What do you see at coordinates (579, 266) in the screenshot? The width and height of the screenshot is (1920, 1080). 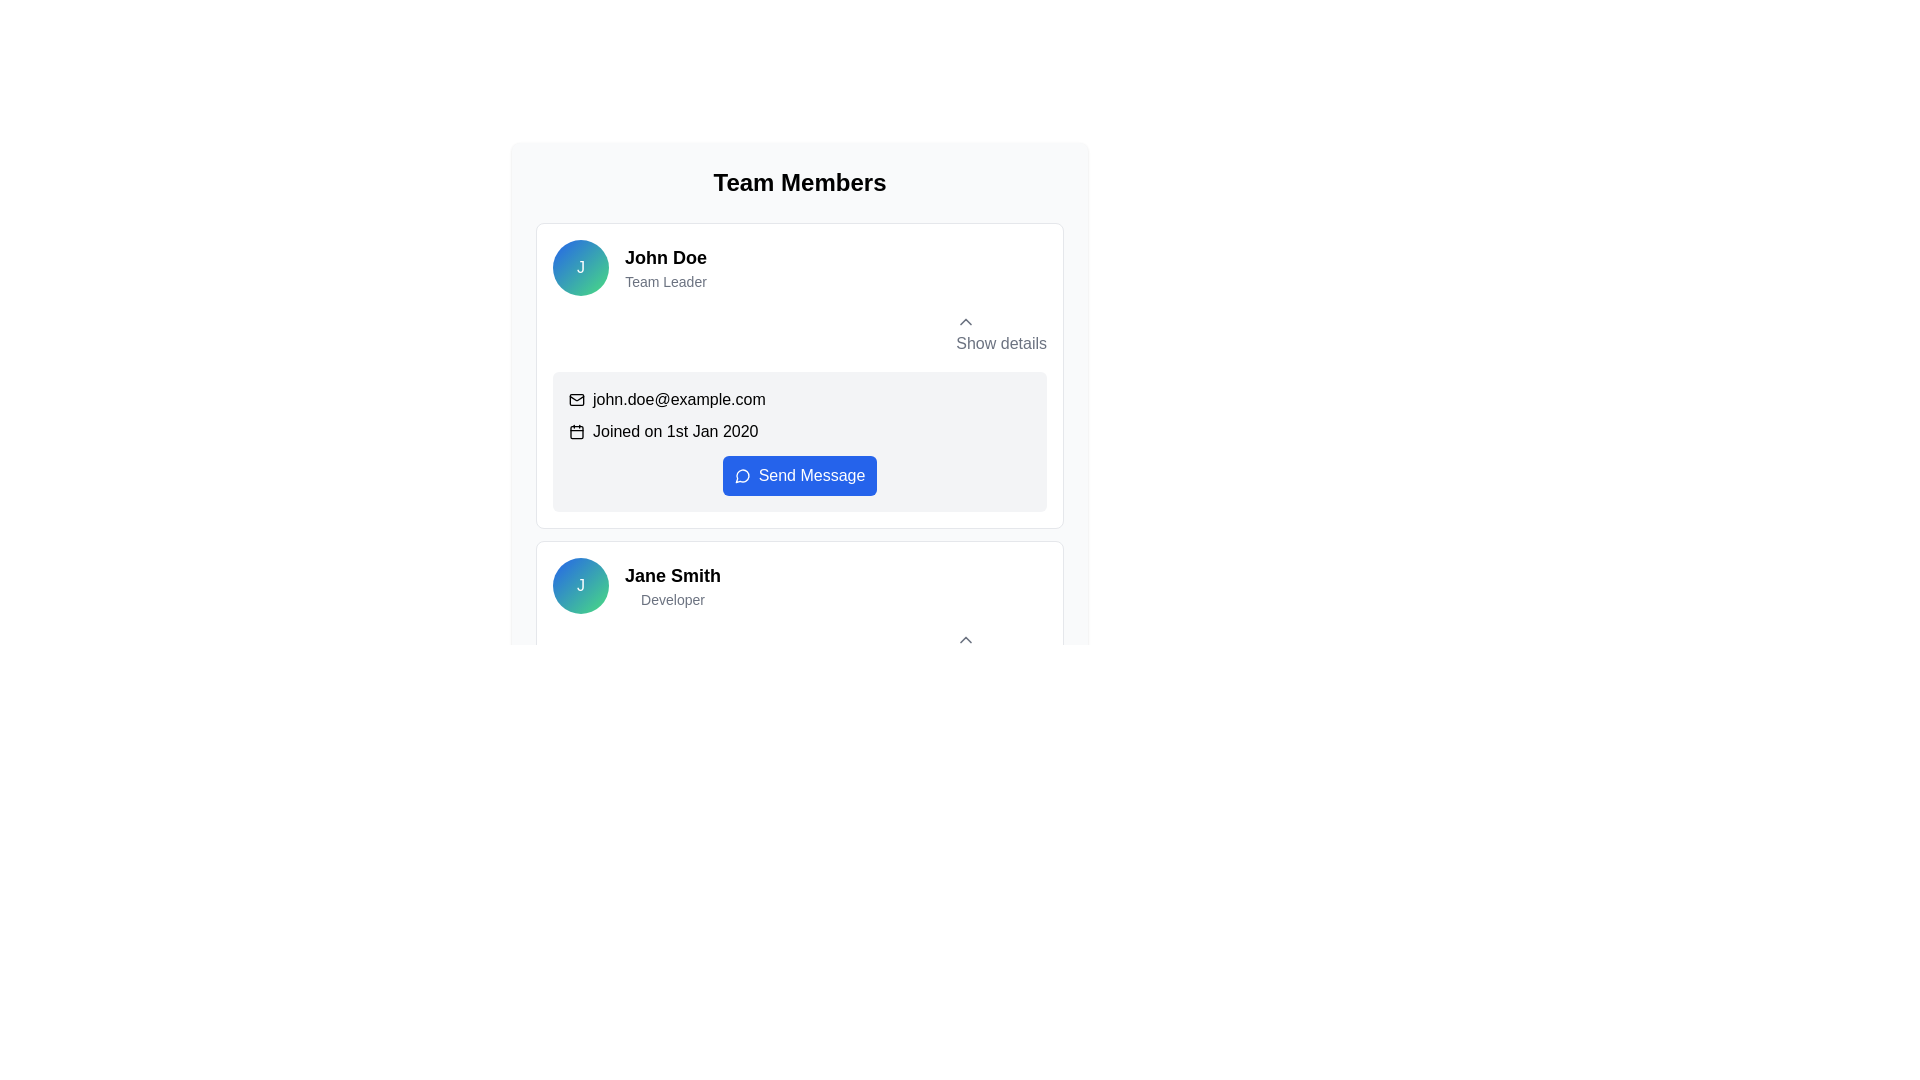 I see `the circular profile icon with a gradient background and the letter 'J' in white, which identifies 'John Doe' as 'Team Leader'` at bounding box center [579, 266].